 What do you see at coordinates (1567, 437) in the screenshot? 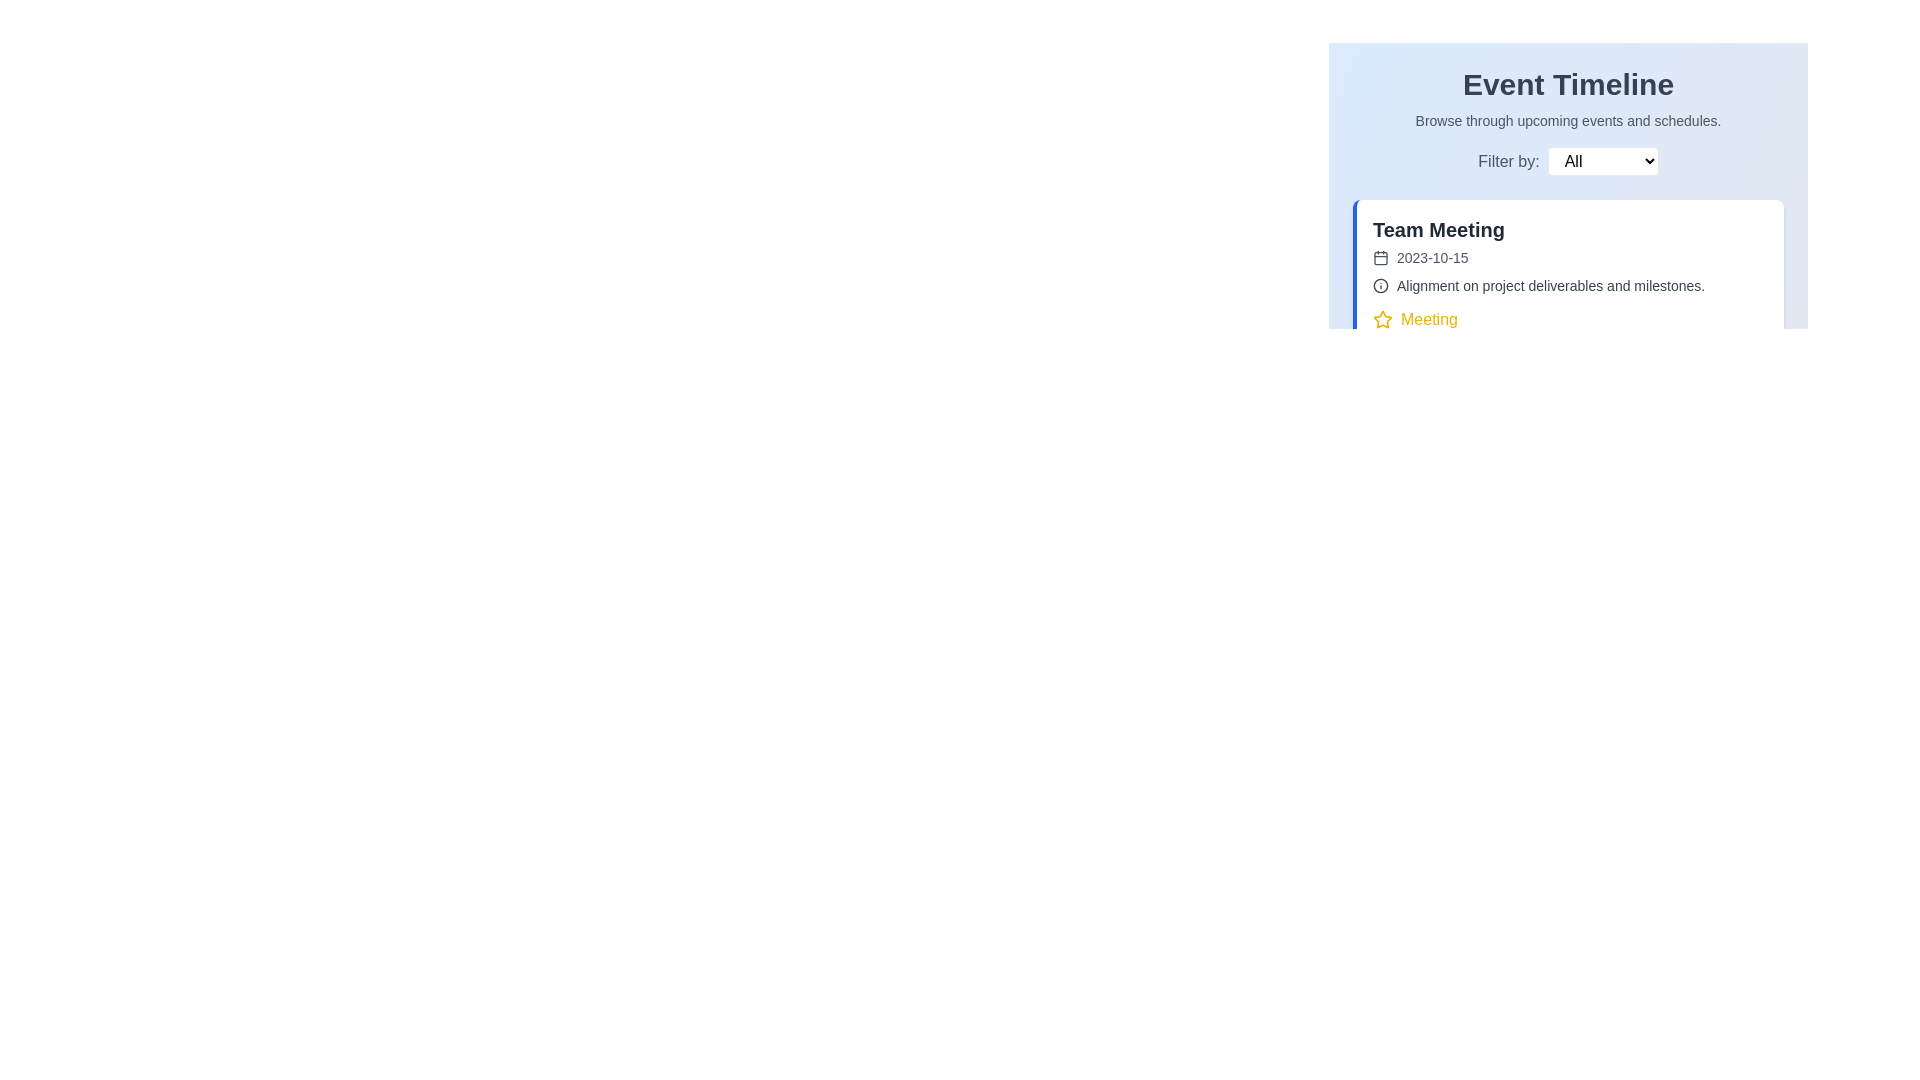
I see `the contextual navigation tools` at bounding box center [1567, 437].